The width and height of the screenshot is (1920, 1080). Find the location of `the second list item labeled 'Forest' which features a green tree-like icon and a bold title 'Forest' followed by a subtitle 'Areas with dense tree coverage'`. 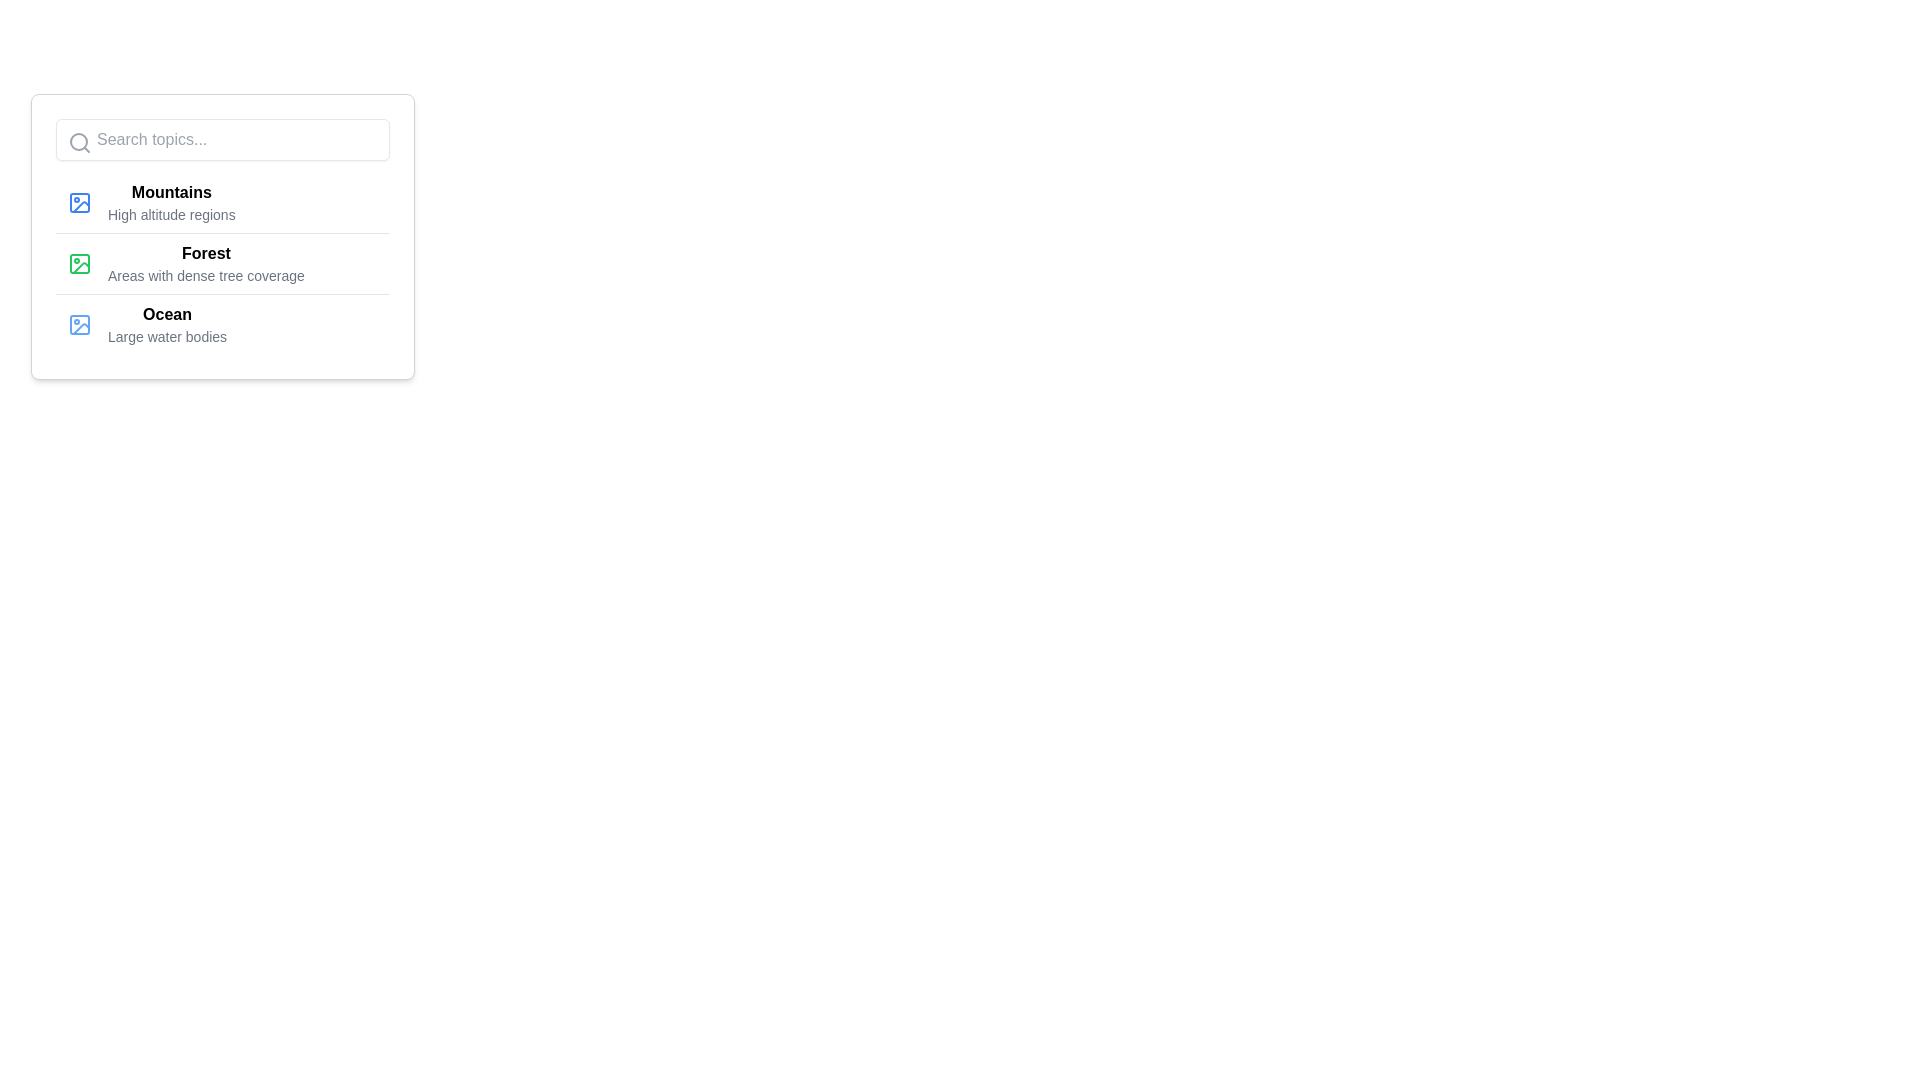

the second list item labeled 'Forest' which features a green tree-like icon and a bold title 'Forest' followed by a subtitle 'Areas with dense tree coverage' is located at coordinates (222, 262).